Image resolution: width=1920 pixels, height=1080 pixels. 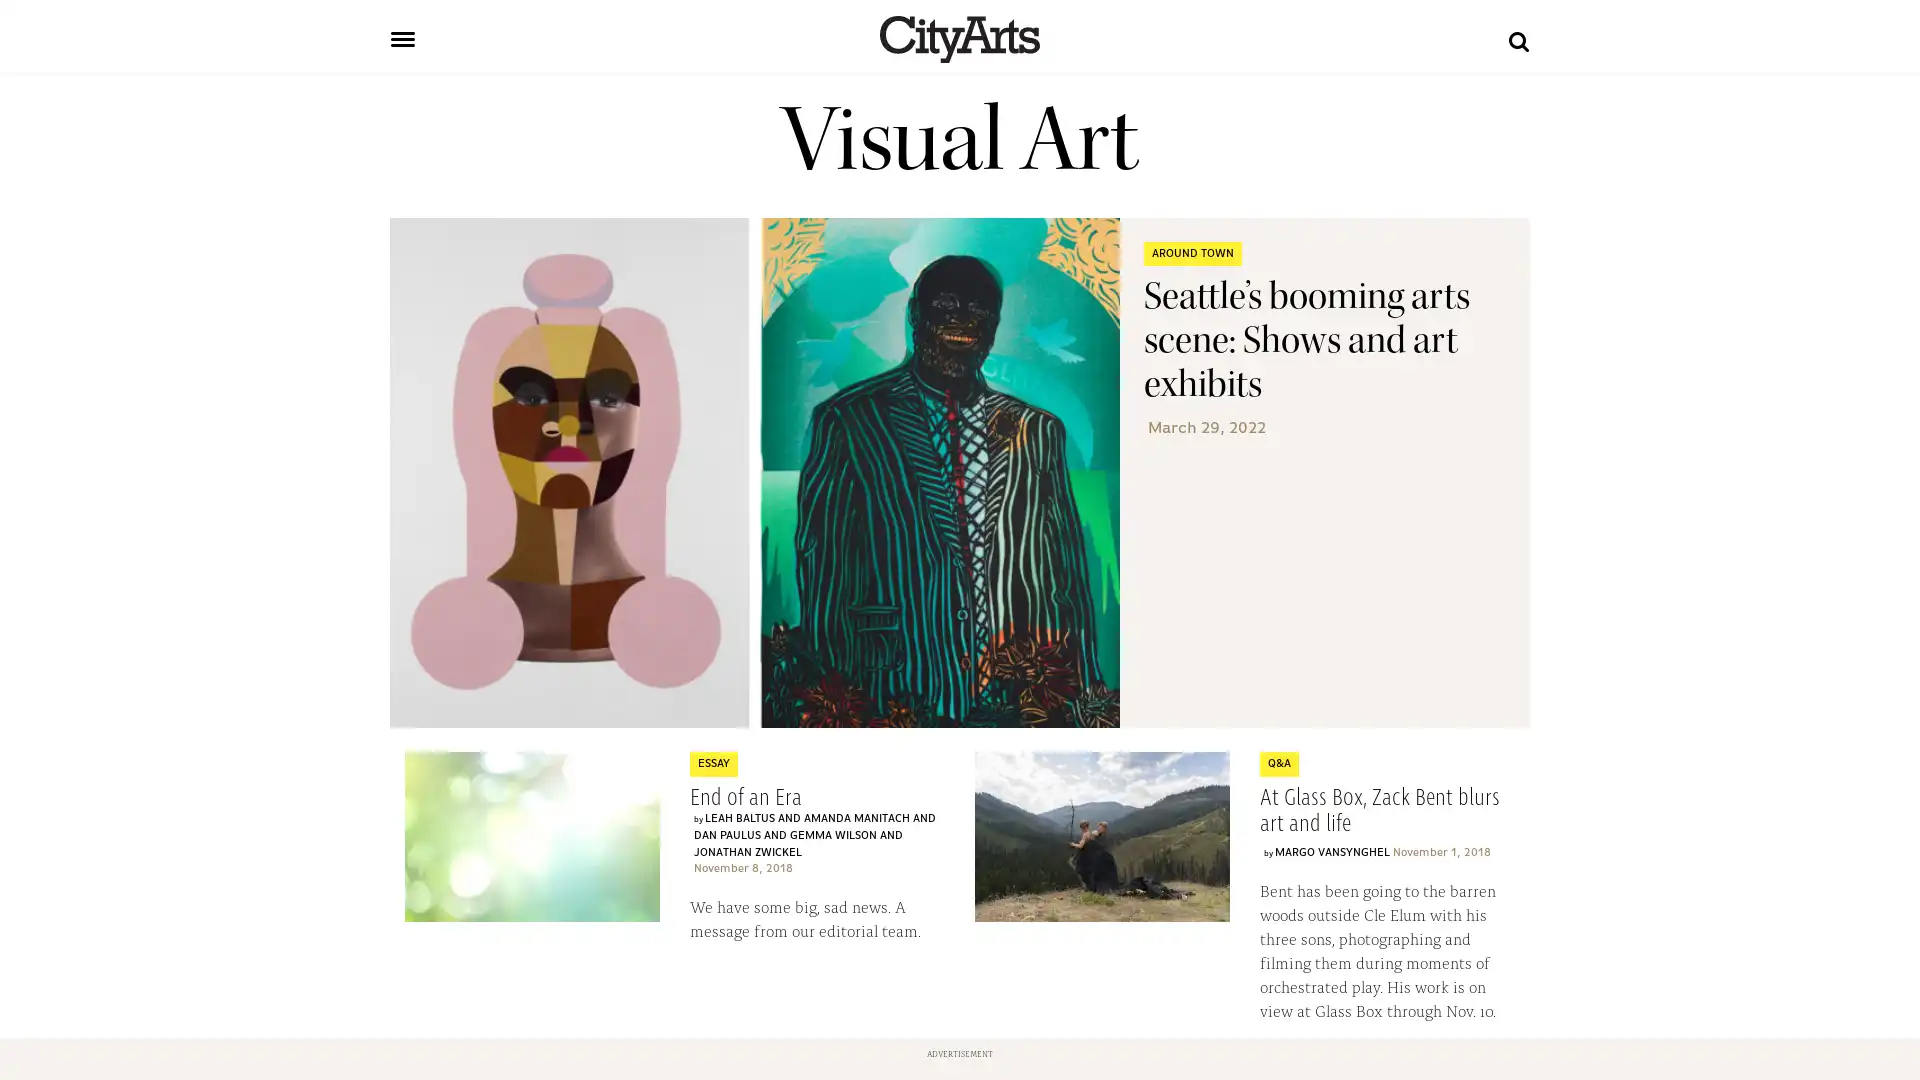 What do you see at coordinates (402, 39) in the screenshot?
I see `Toggle navigation` at bounding box center [402, 39].